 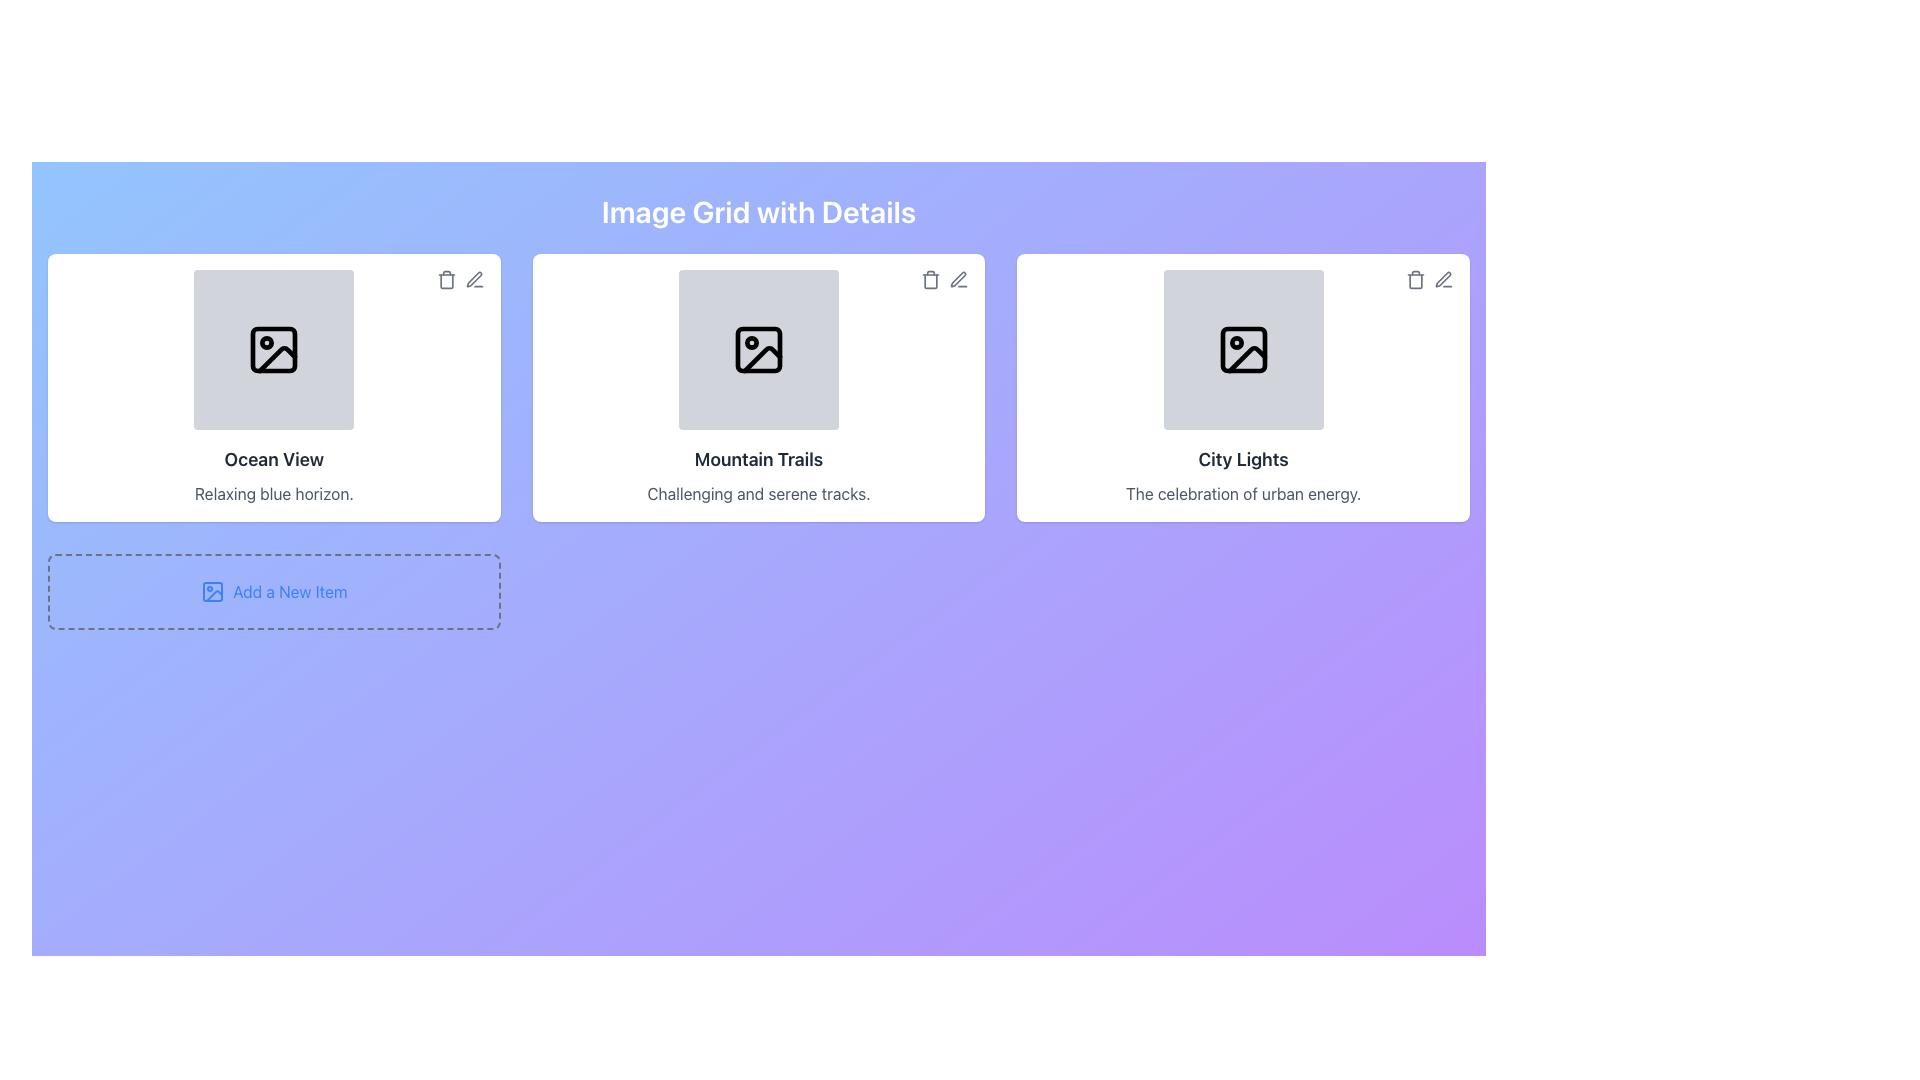 What do you see at coordinates (757, 388) in the screenshot?
I see `the 'Mountain Trails' card, which is the second card in a row of three` at bounding box center [757, 388].